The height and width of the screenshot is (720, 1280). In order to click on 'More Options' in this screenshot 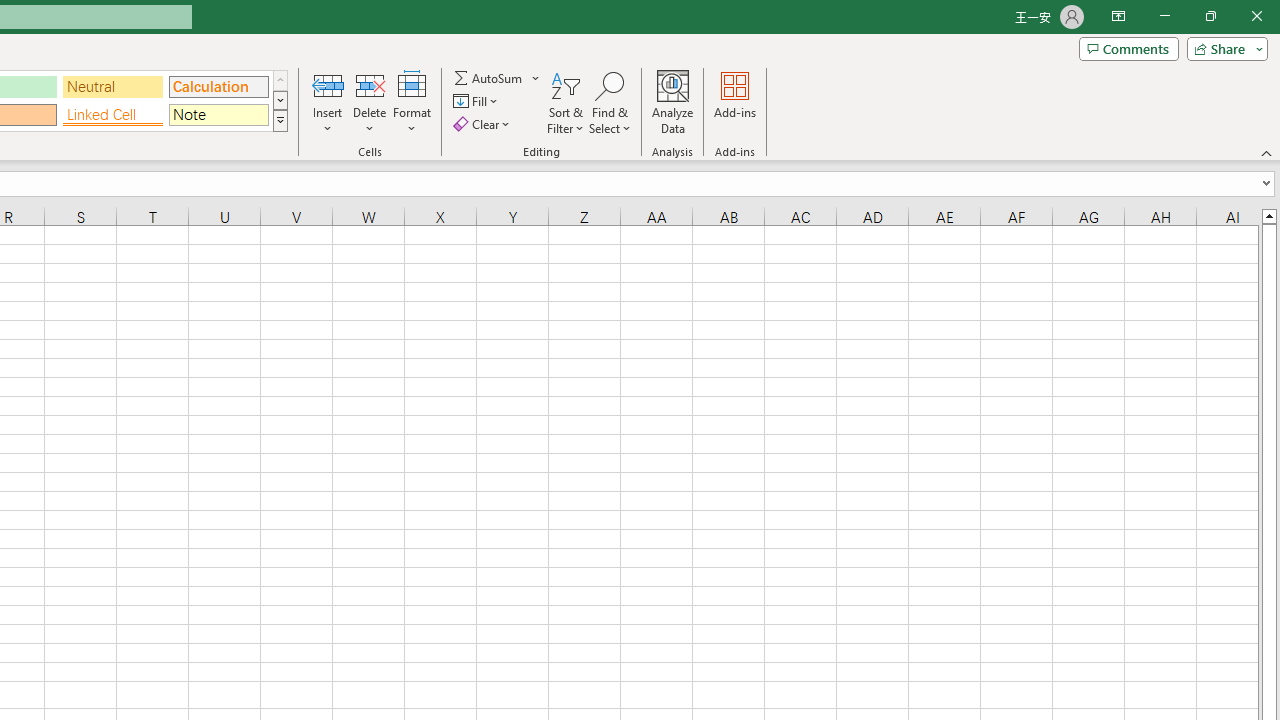, I will do `click(536, 77)`.